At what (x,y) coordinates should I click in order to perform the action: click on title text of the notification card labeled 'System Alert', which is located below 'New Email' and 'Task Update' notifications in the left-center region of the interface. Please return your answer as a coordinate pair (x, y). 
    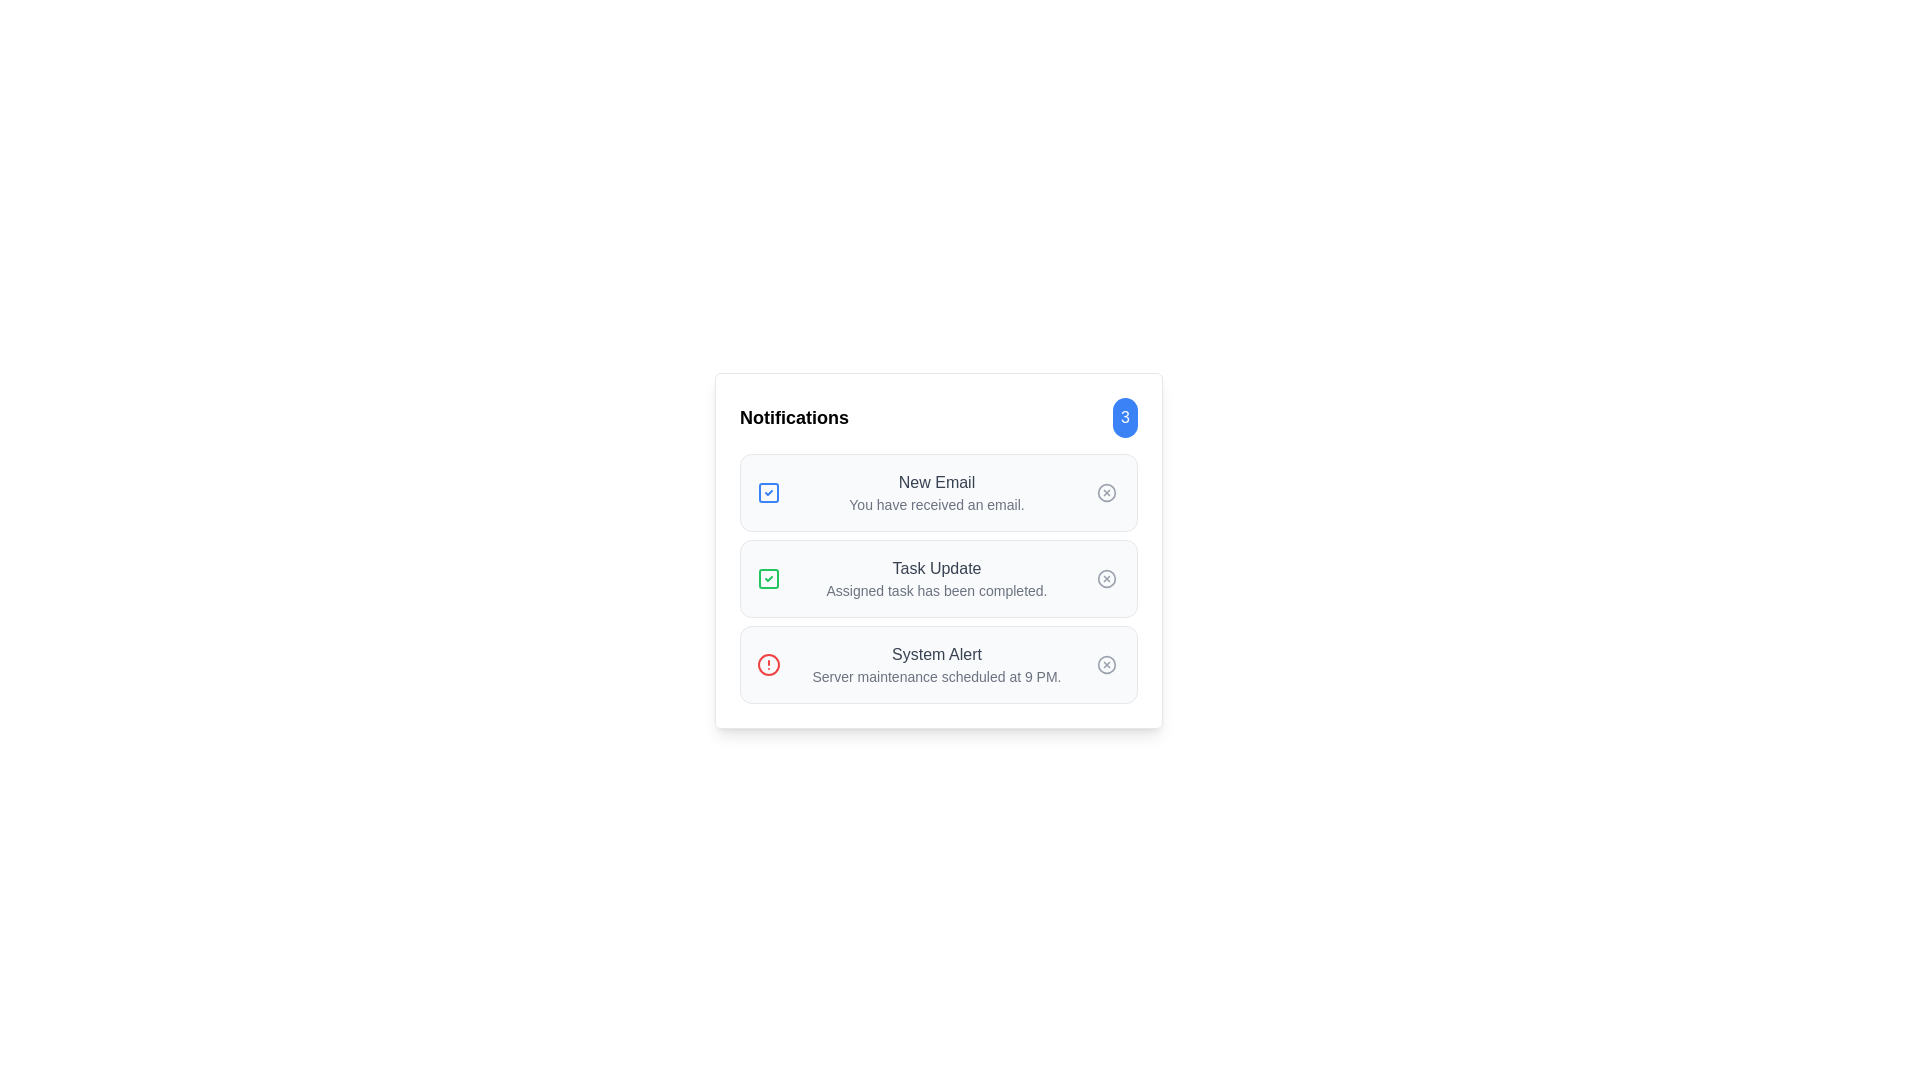
    Looking at the image, I should click on (935, 655).